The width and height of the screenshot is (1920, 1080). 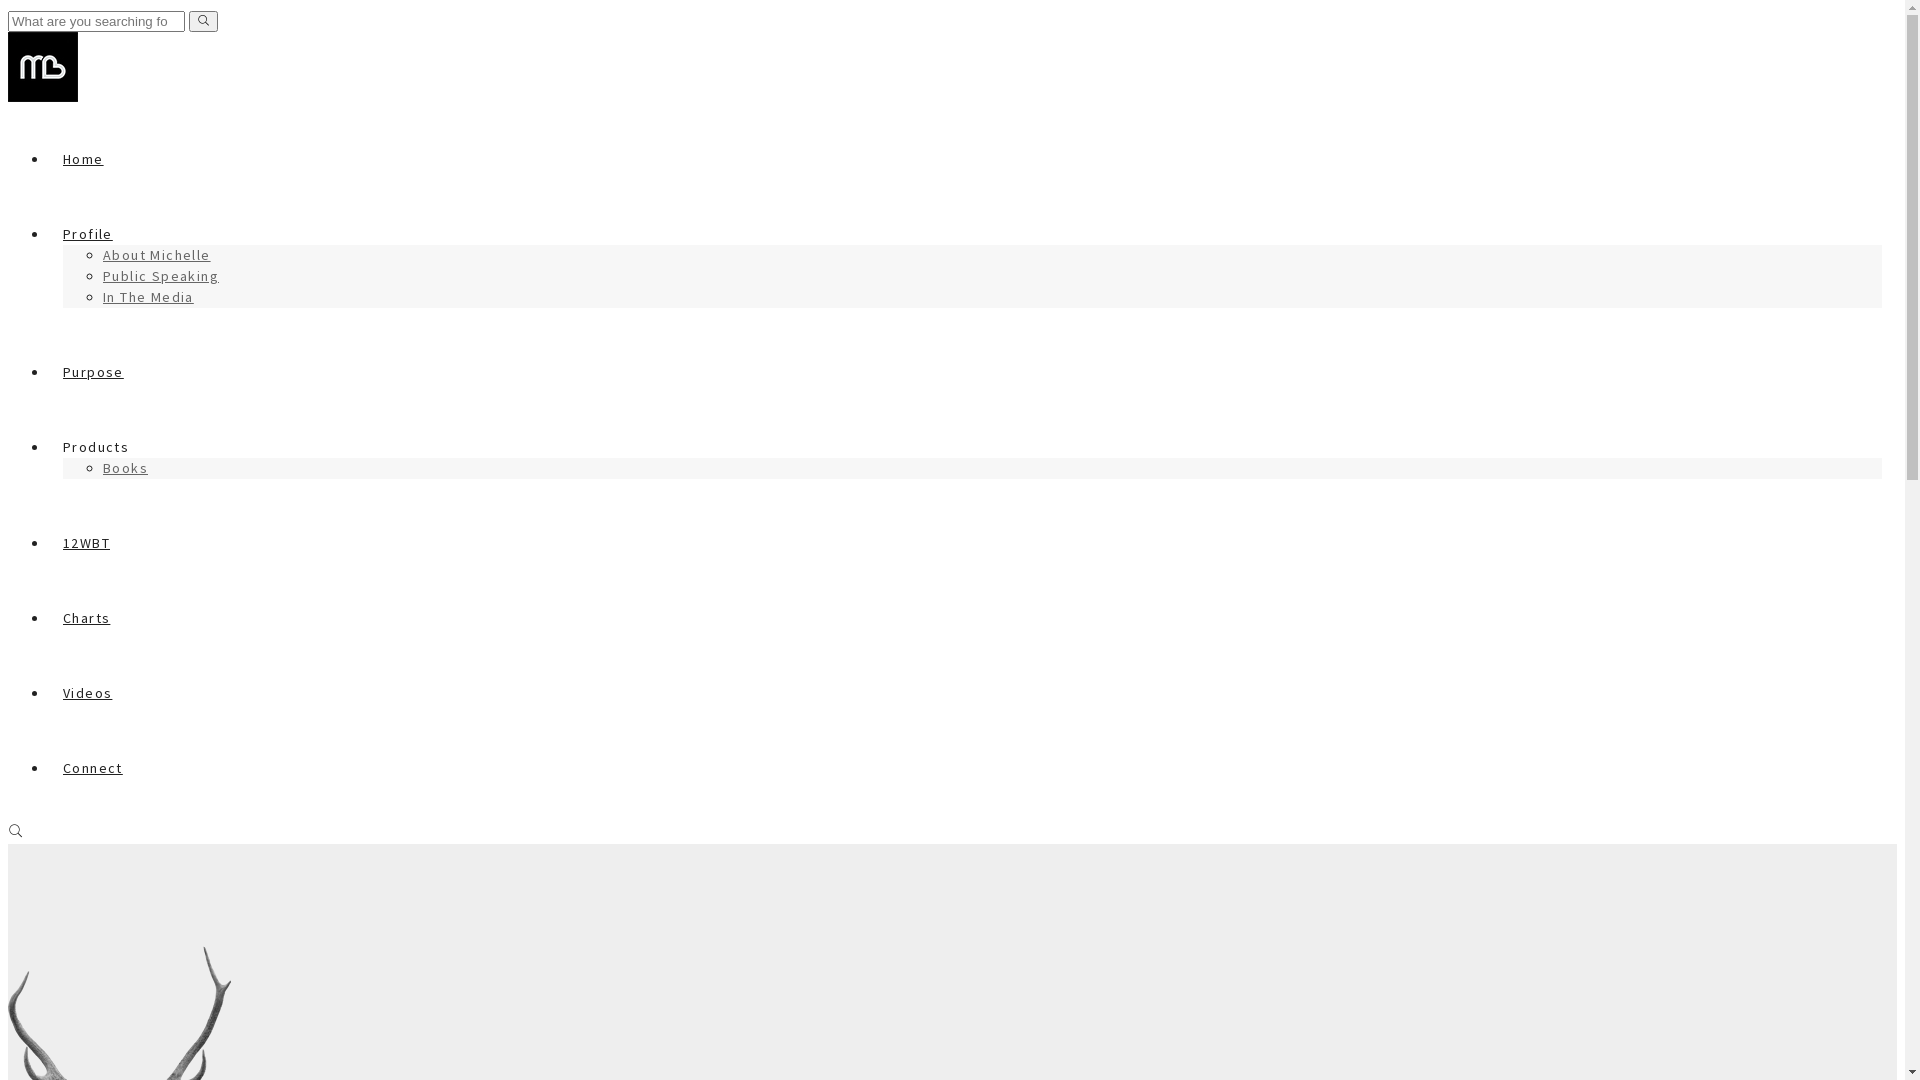 I want to click on 'Profile', so click(x=86, y=233).